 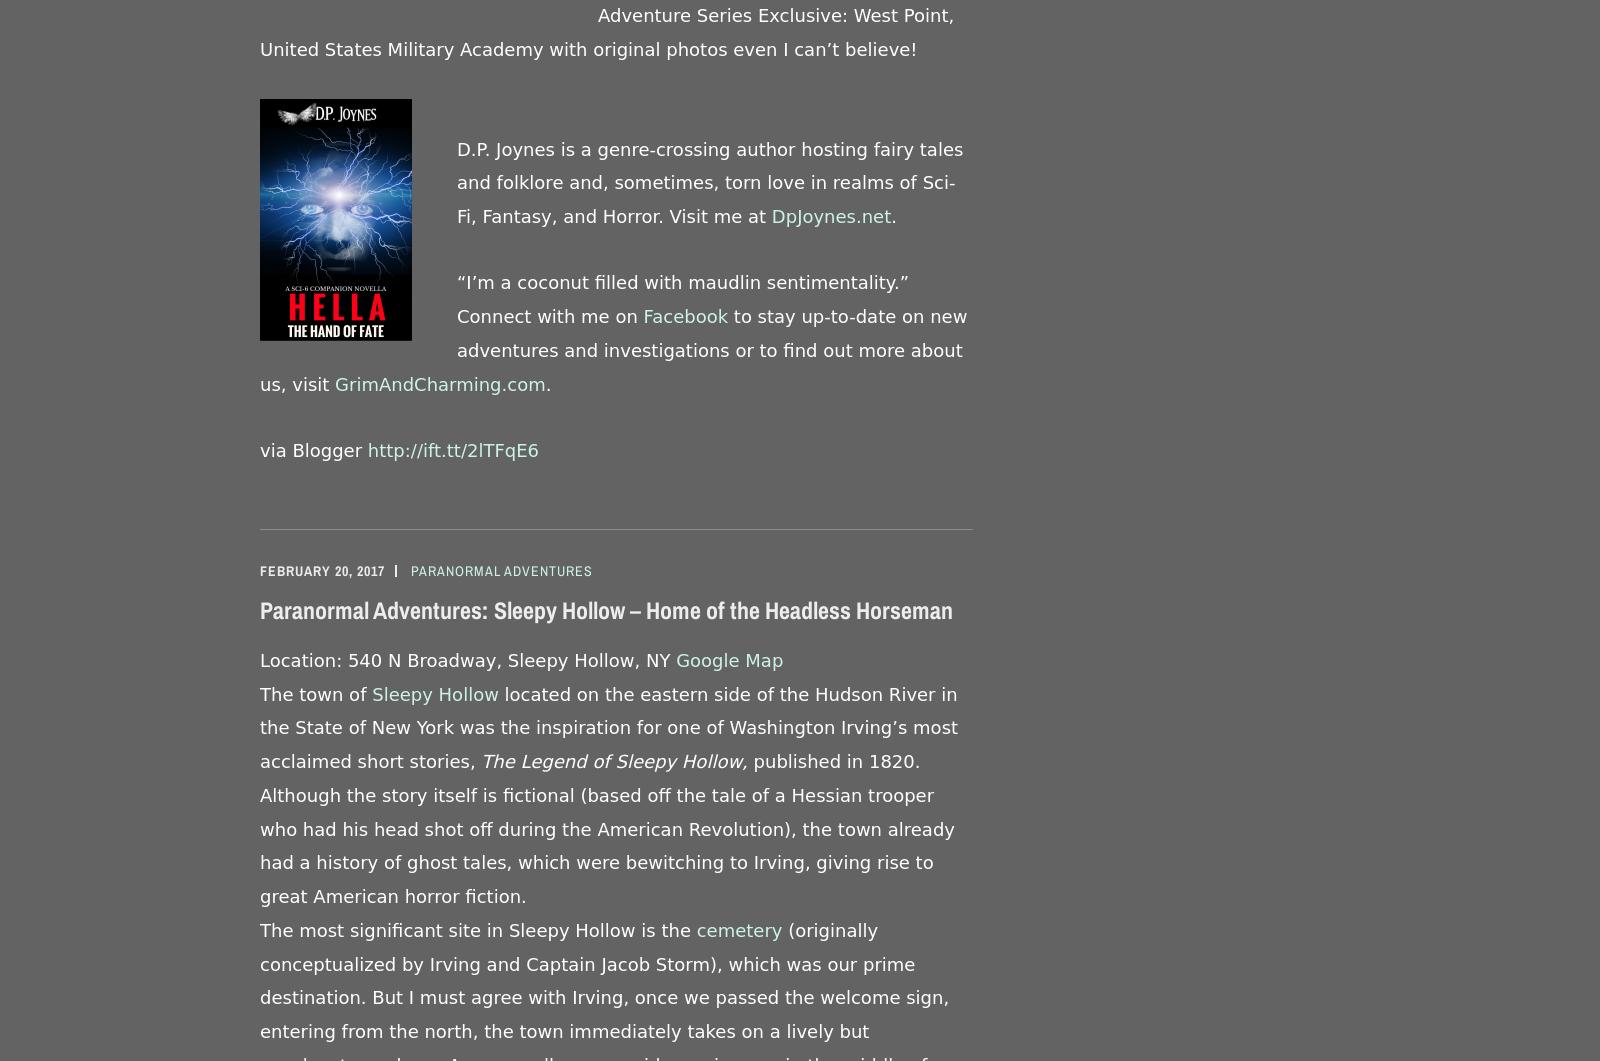 I want to click on 'to stay up-to-date on new adventures and investigations or to find out more about us, visit', so click(x=260, y=349).